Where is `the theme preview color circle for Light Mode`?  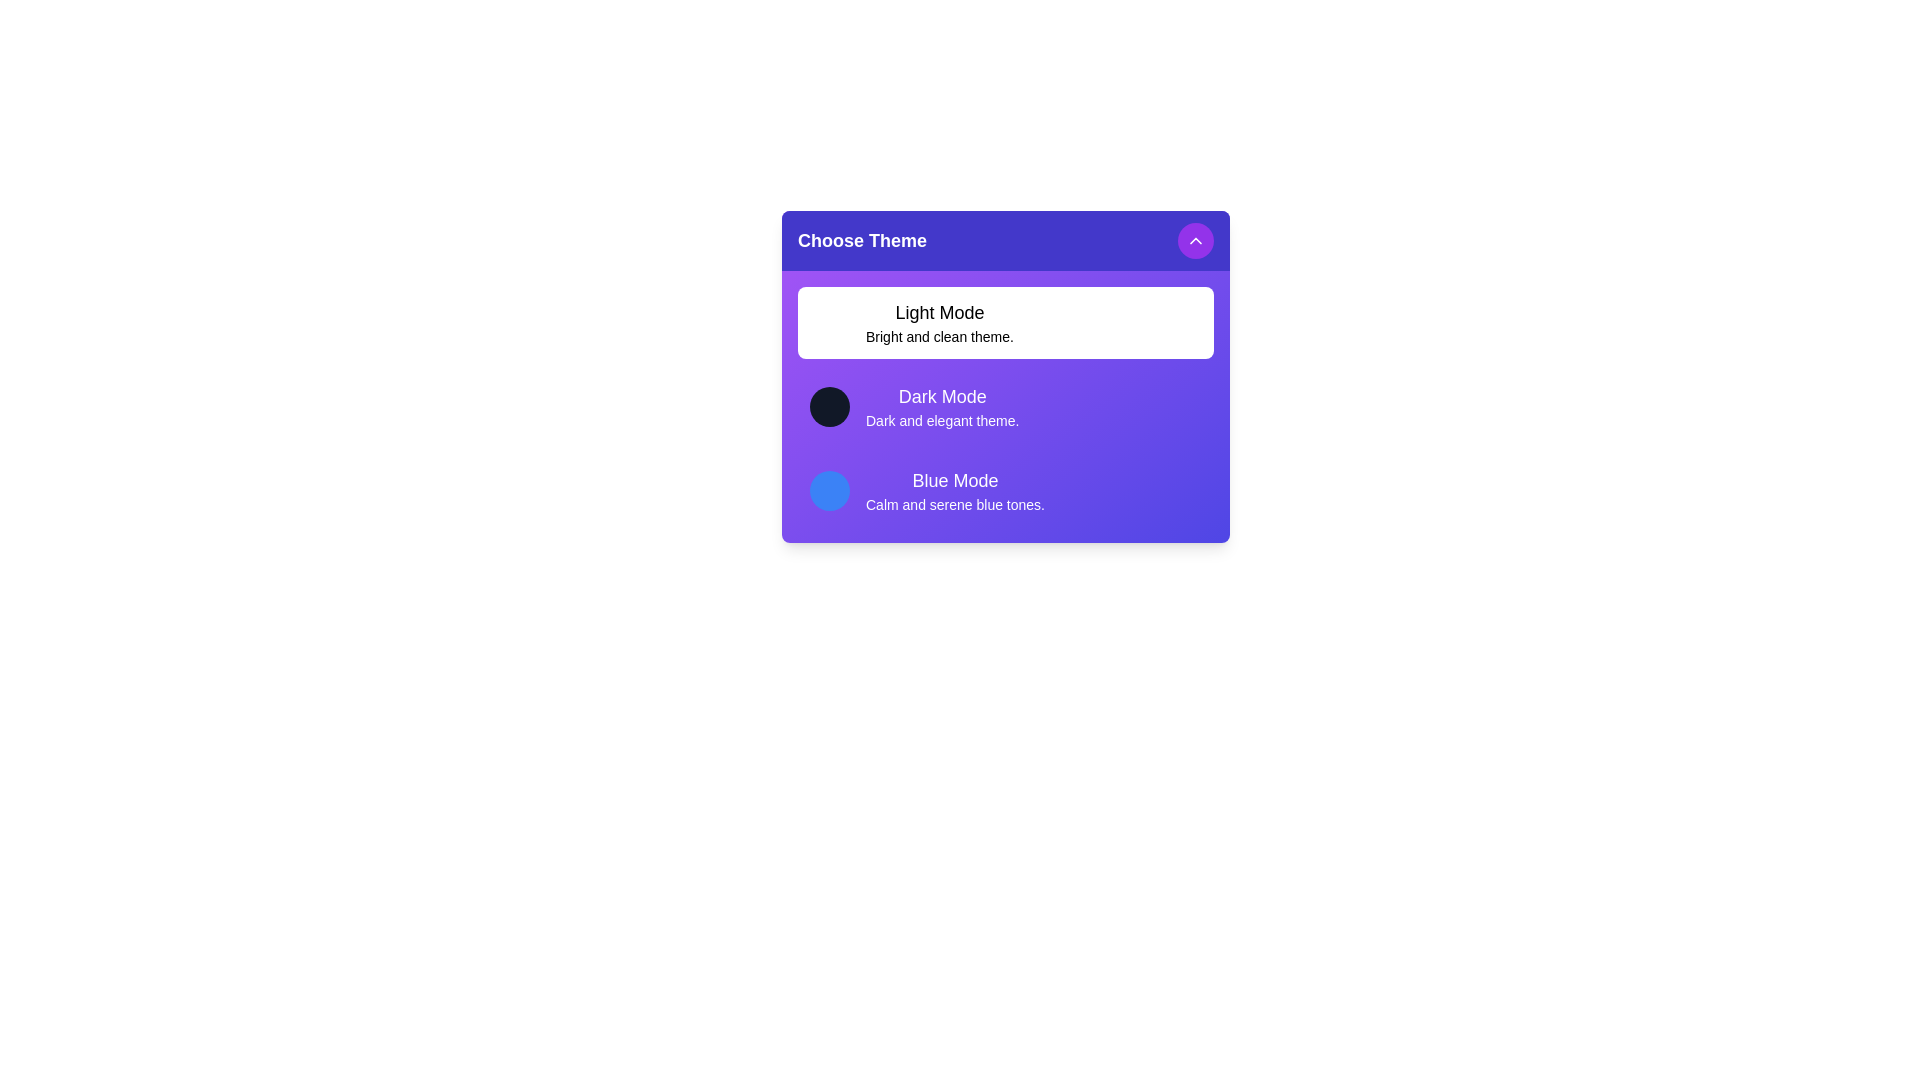 the theme preview color circle for Light Mode is located at coordinates (830, 322).